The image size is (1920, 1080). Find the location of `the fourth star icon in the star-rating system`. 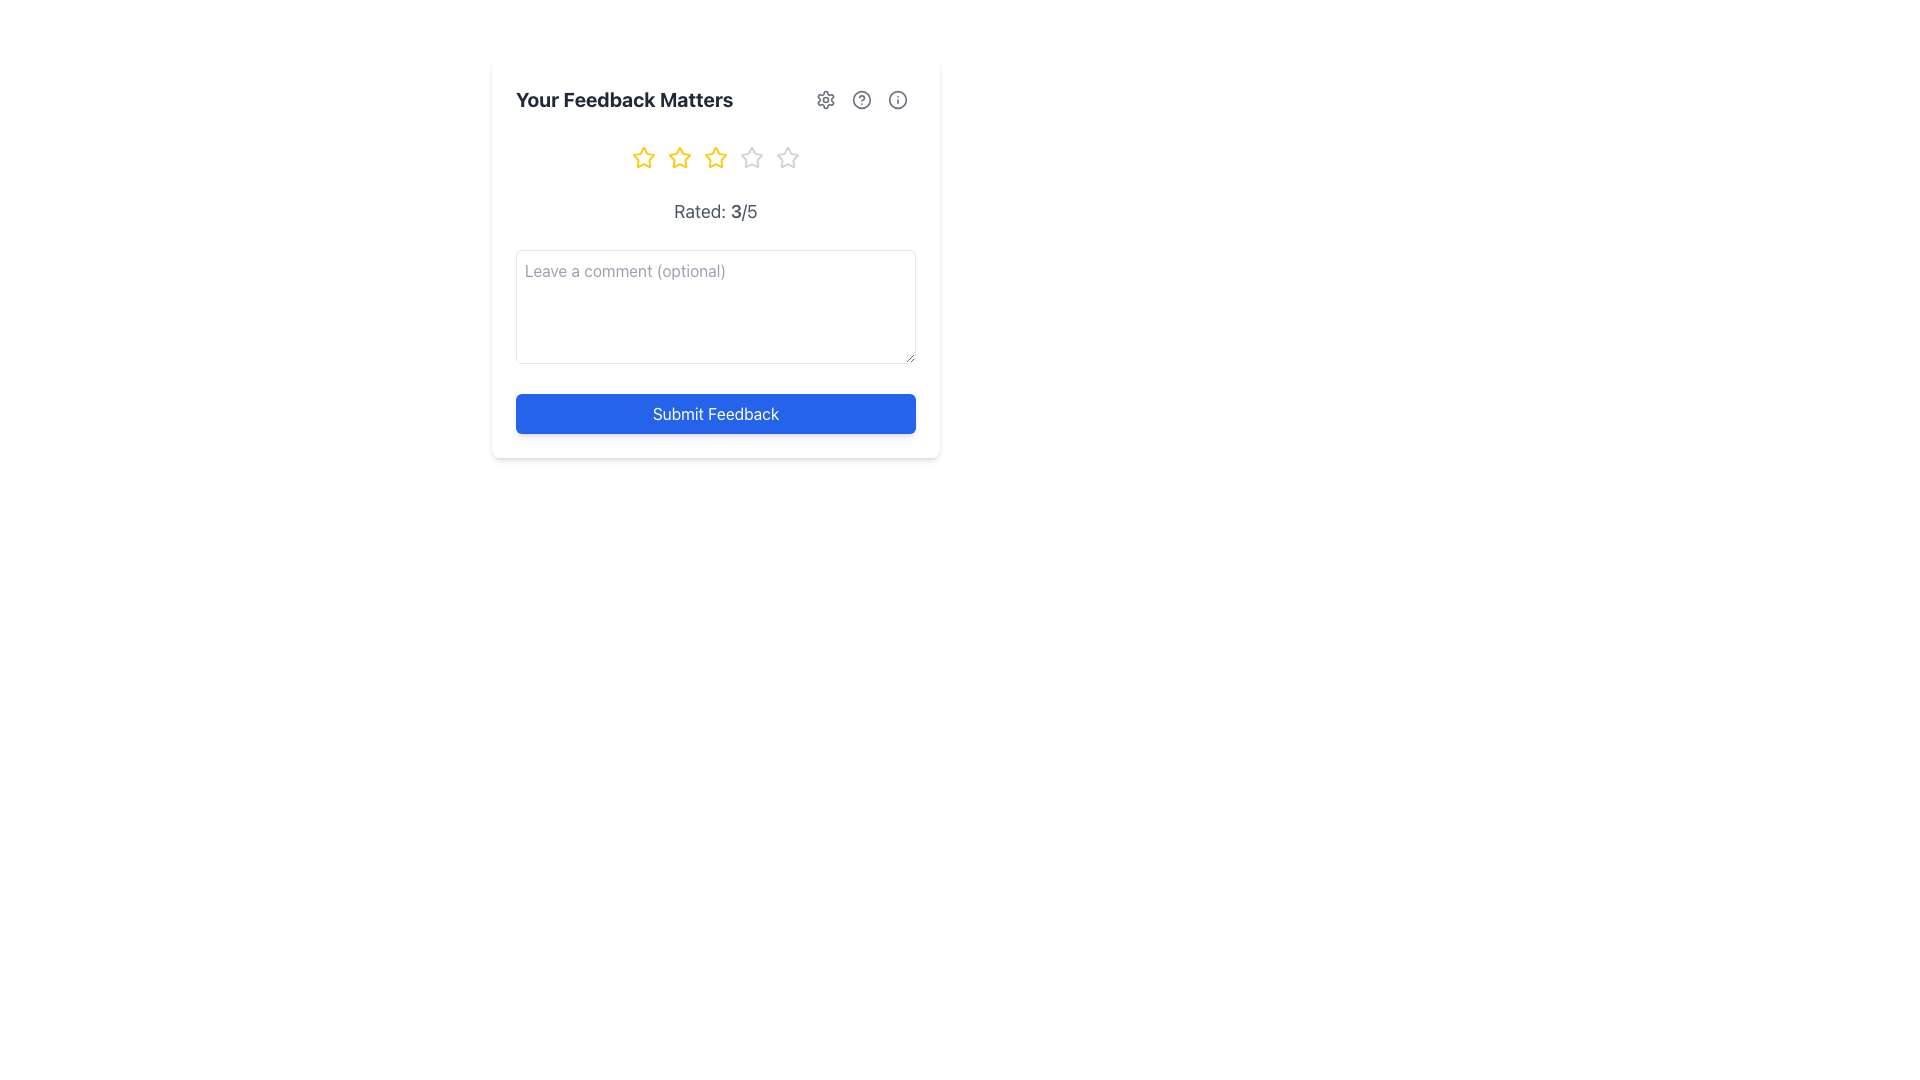

the fourth star icon in the star-rating system is located at coordinates (751, 157).